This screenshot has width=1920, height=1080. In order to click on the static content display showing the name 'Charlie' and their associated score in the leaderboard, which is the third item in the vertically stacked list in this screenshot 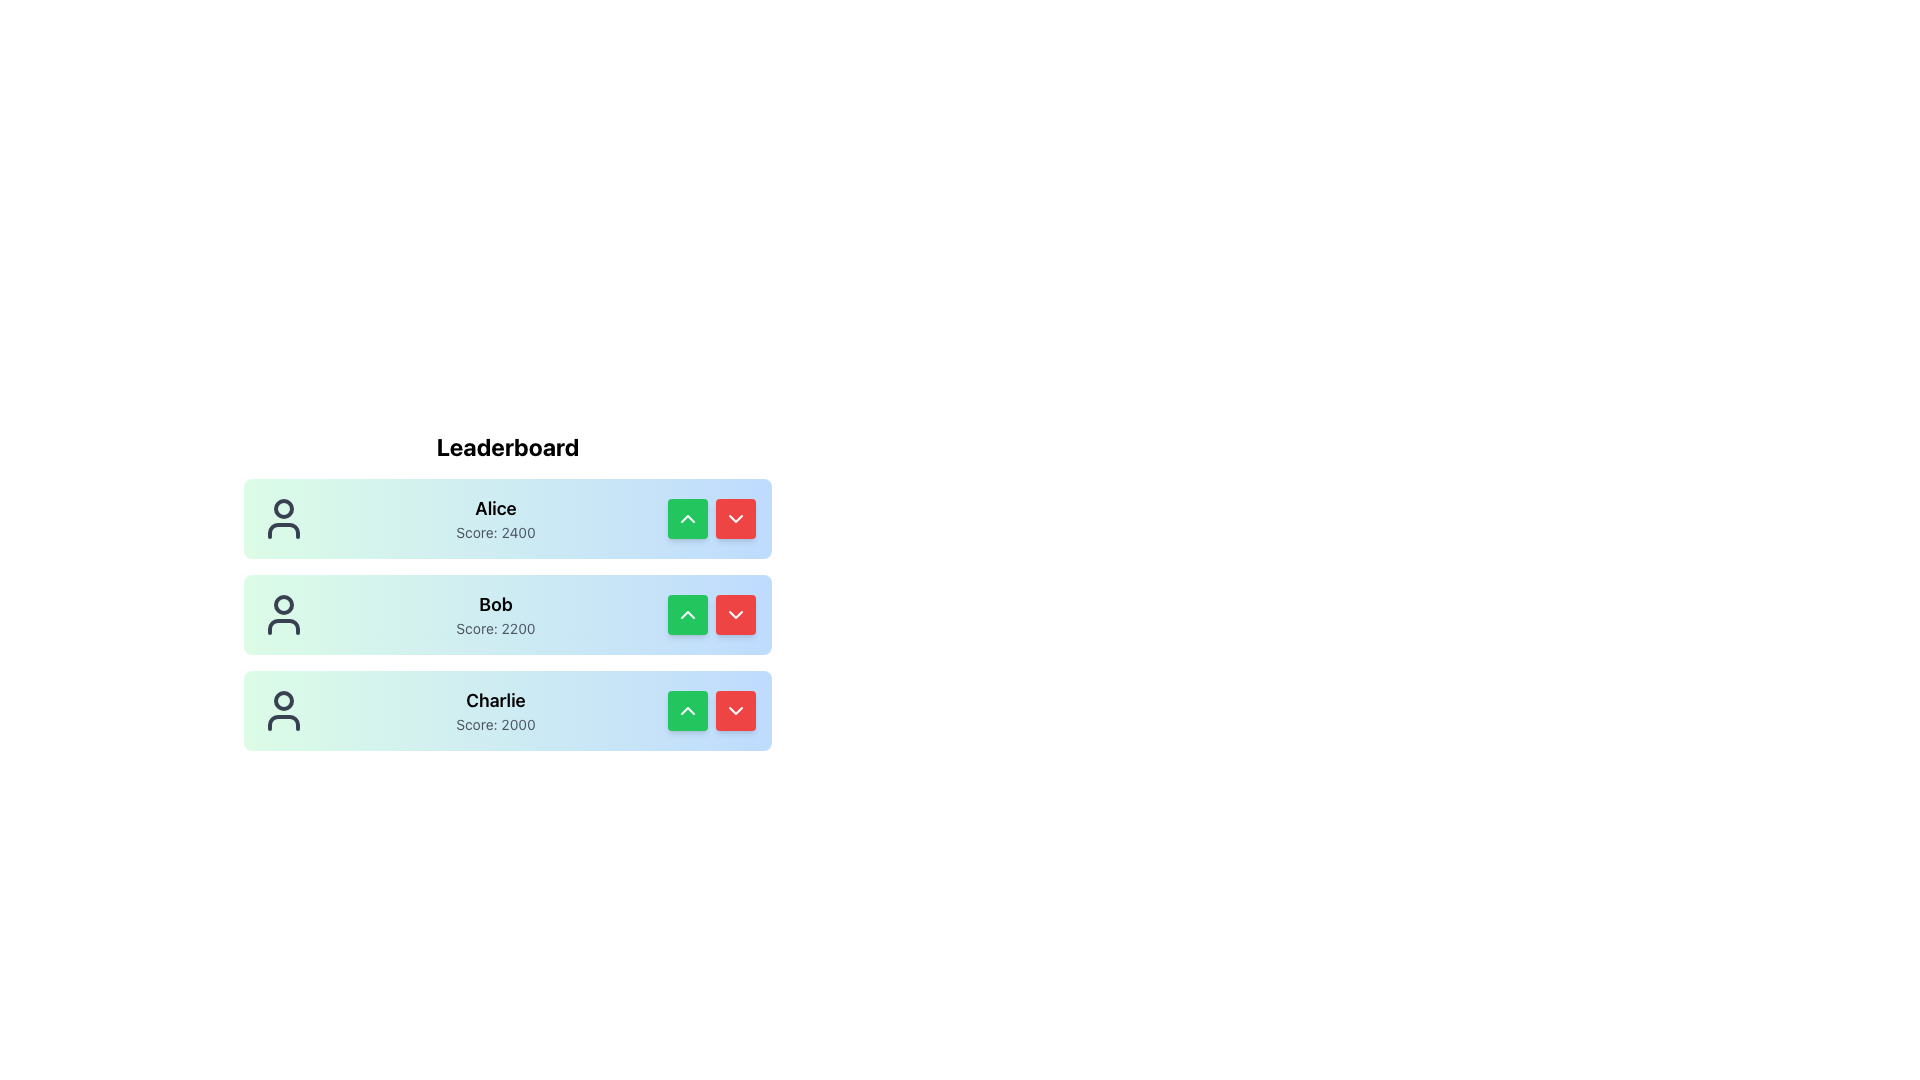, I will do `click(495, 709)`.